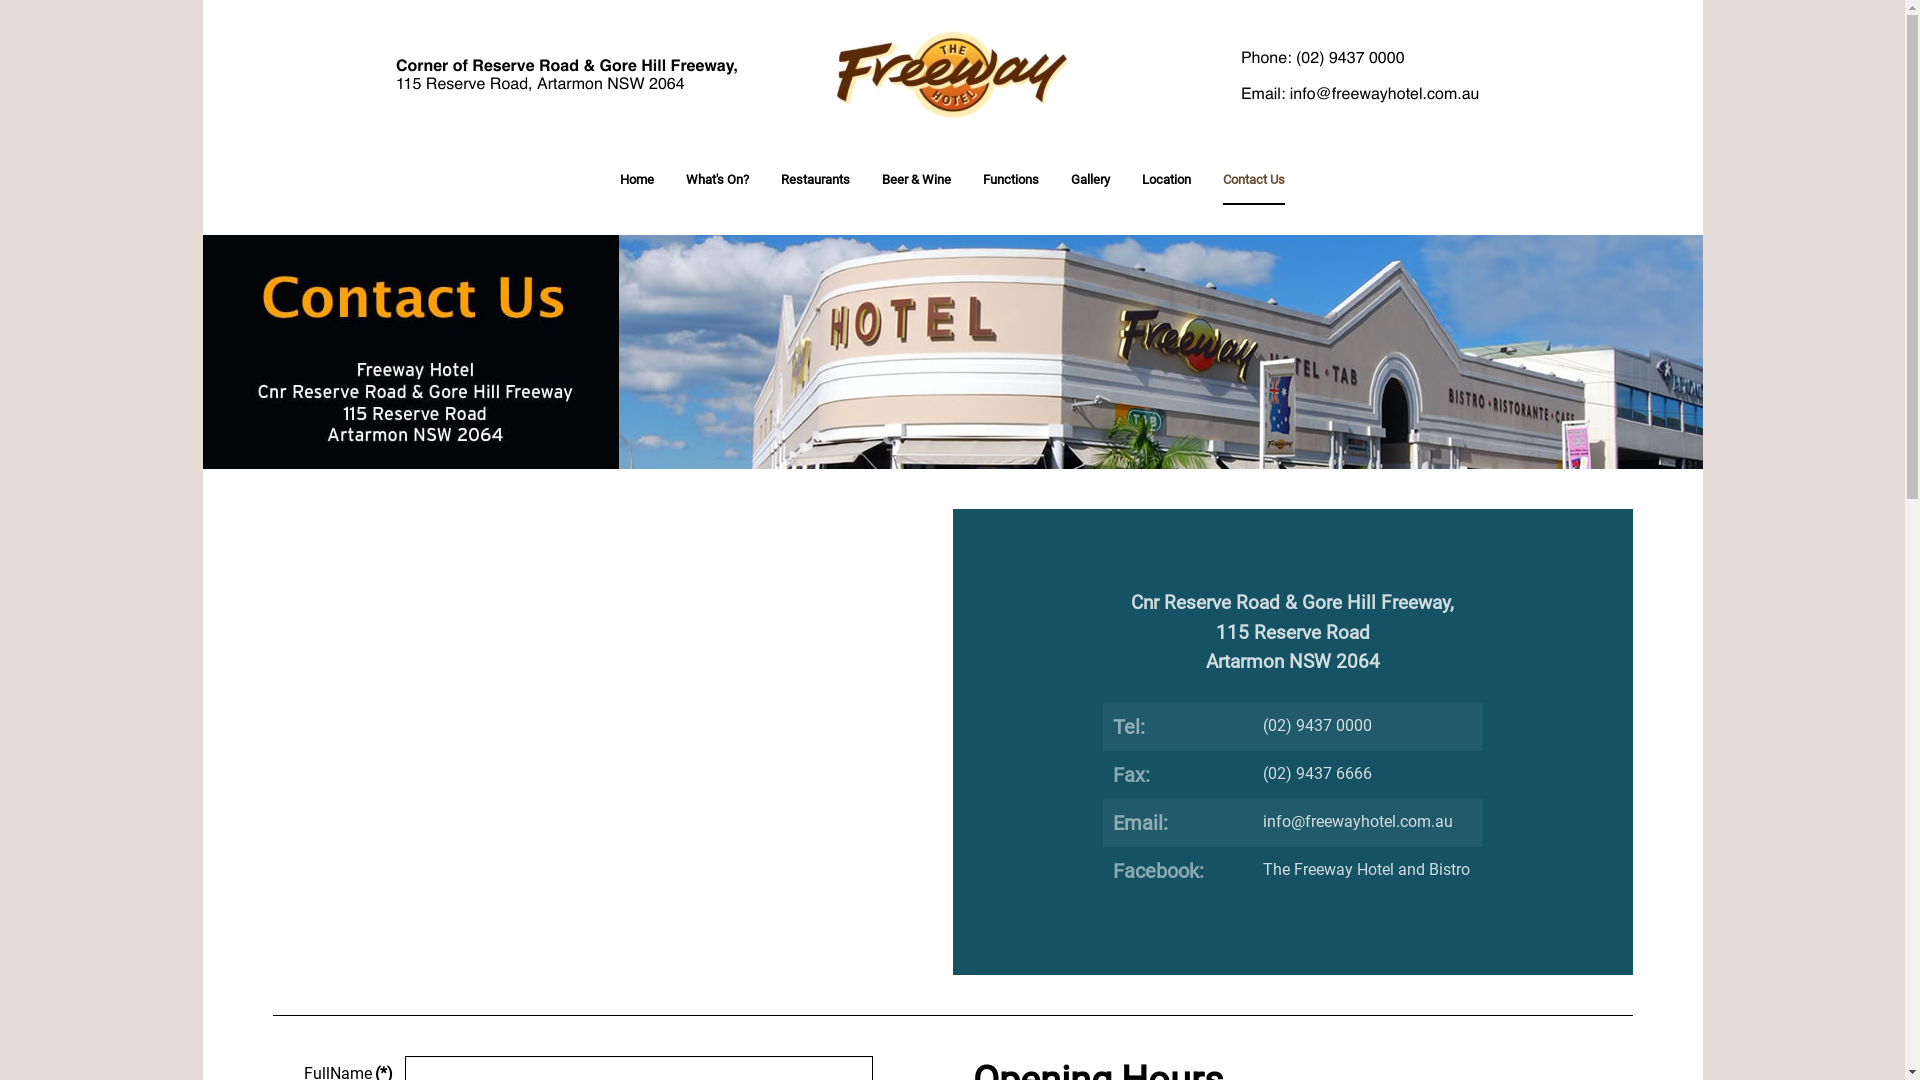  I want to click on 'Home', so click(636, 180).